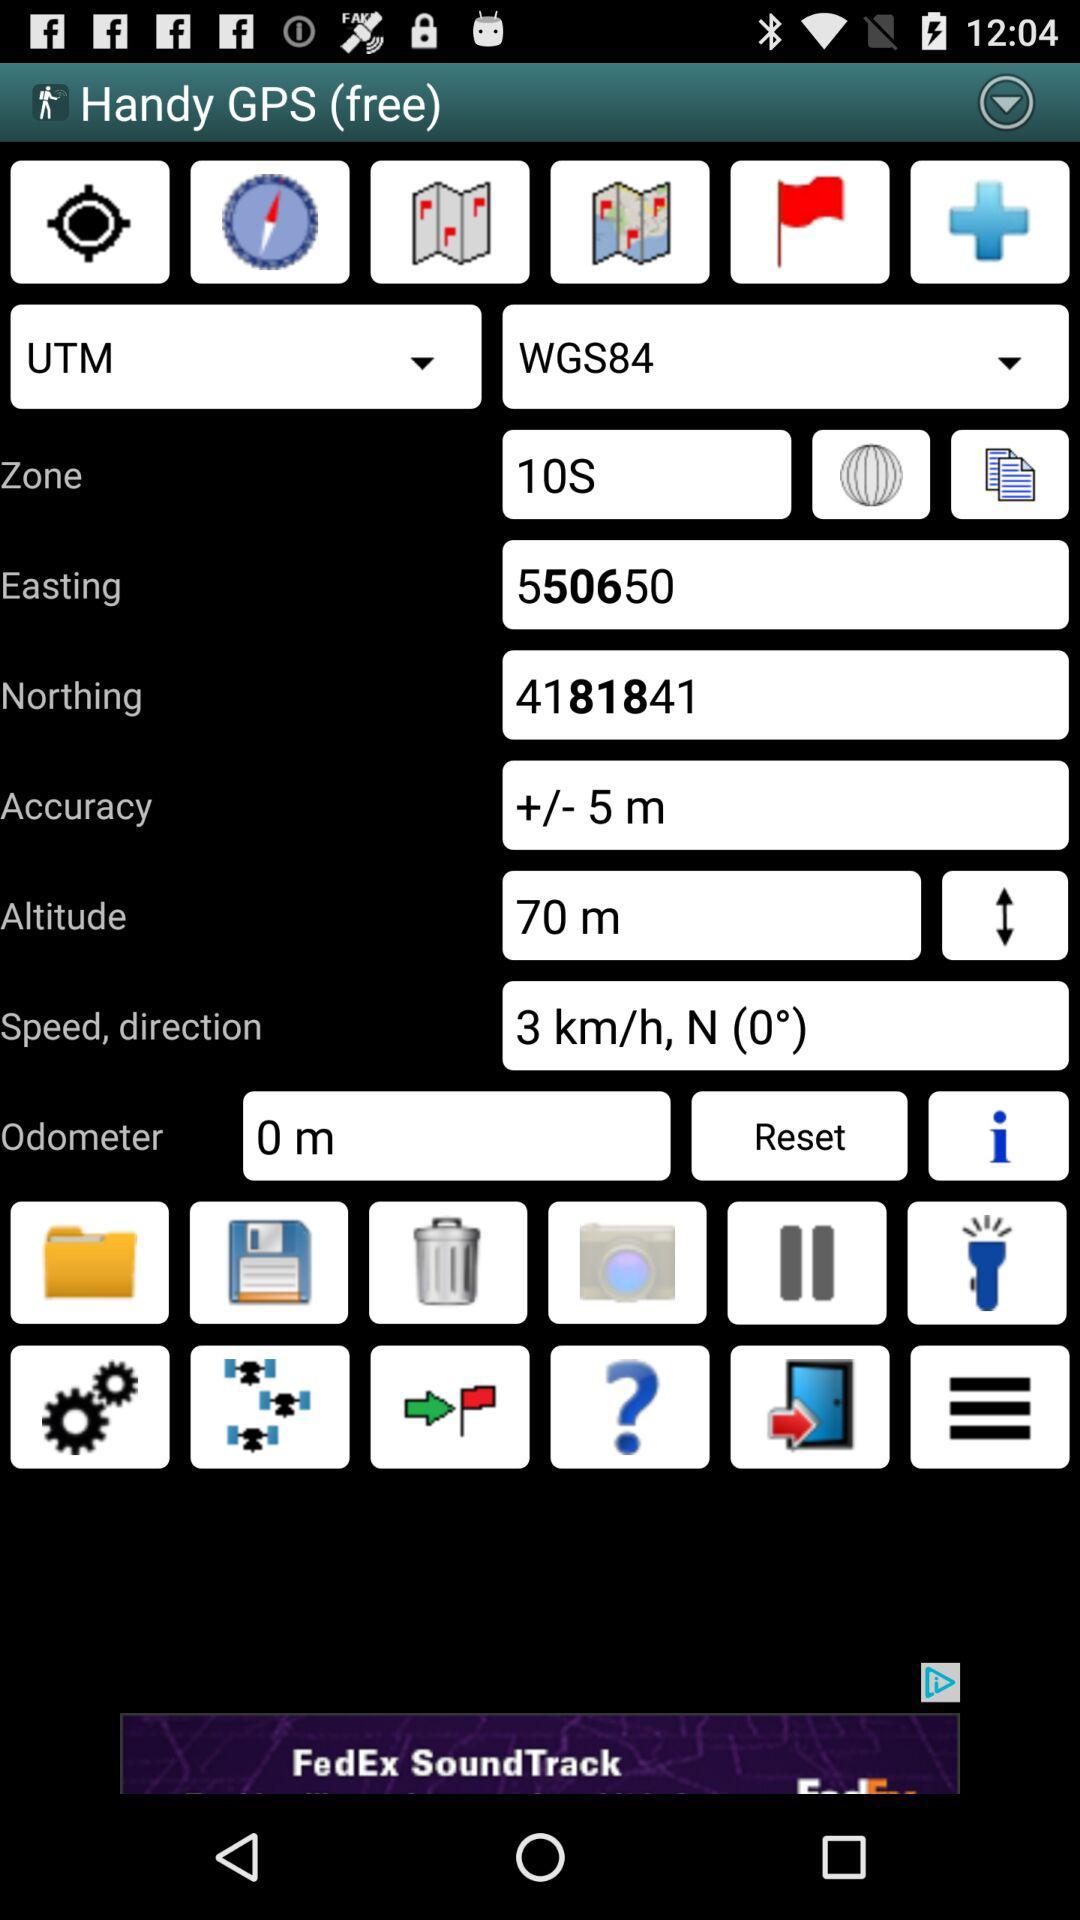 The width and height of the screenshot is (1080, 1920). What do you see at coordinates (267, 1261) in the screenshot?
I see `the location` at bounding box center [267, 1261].